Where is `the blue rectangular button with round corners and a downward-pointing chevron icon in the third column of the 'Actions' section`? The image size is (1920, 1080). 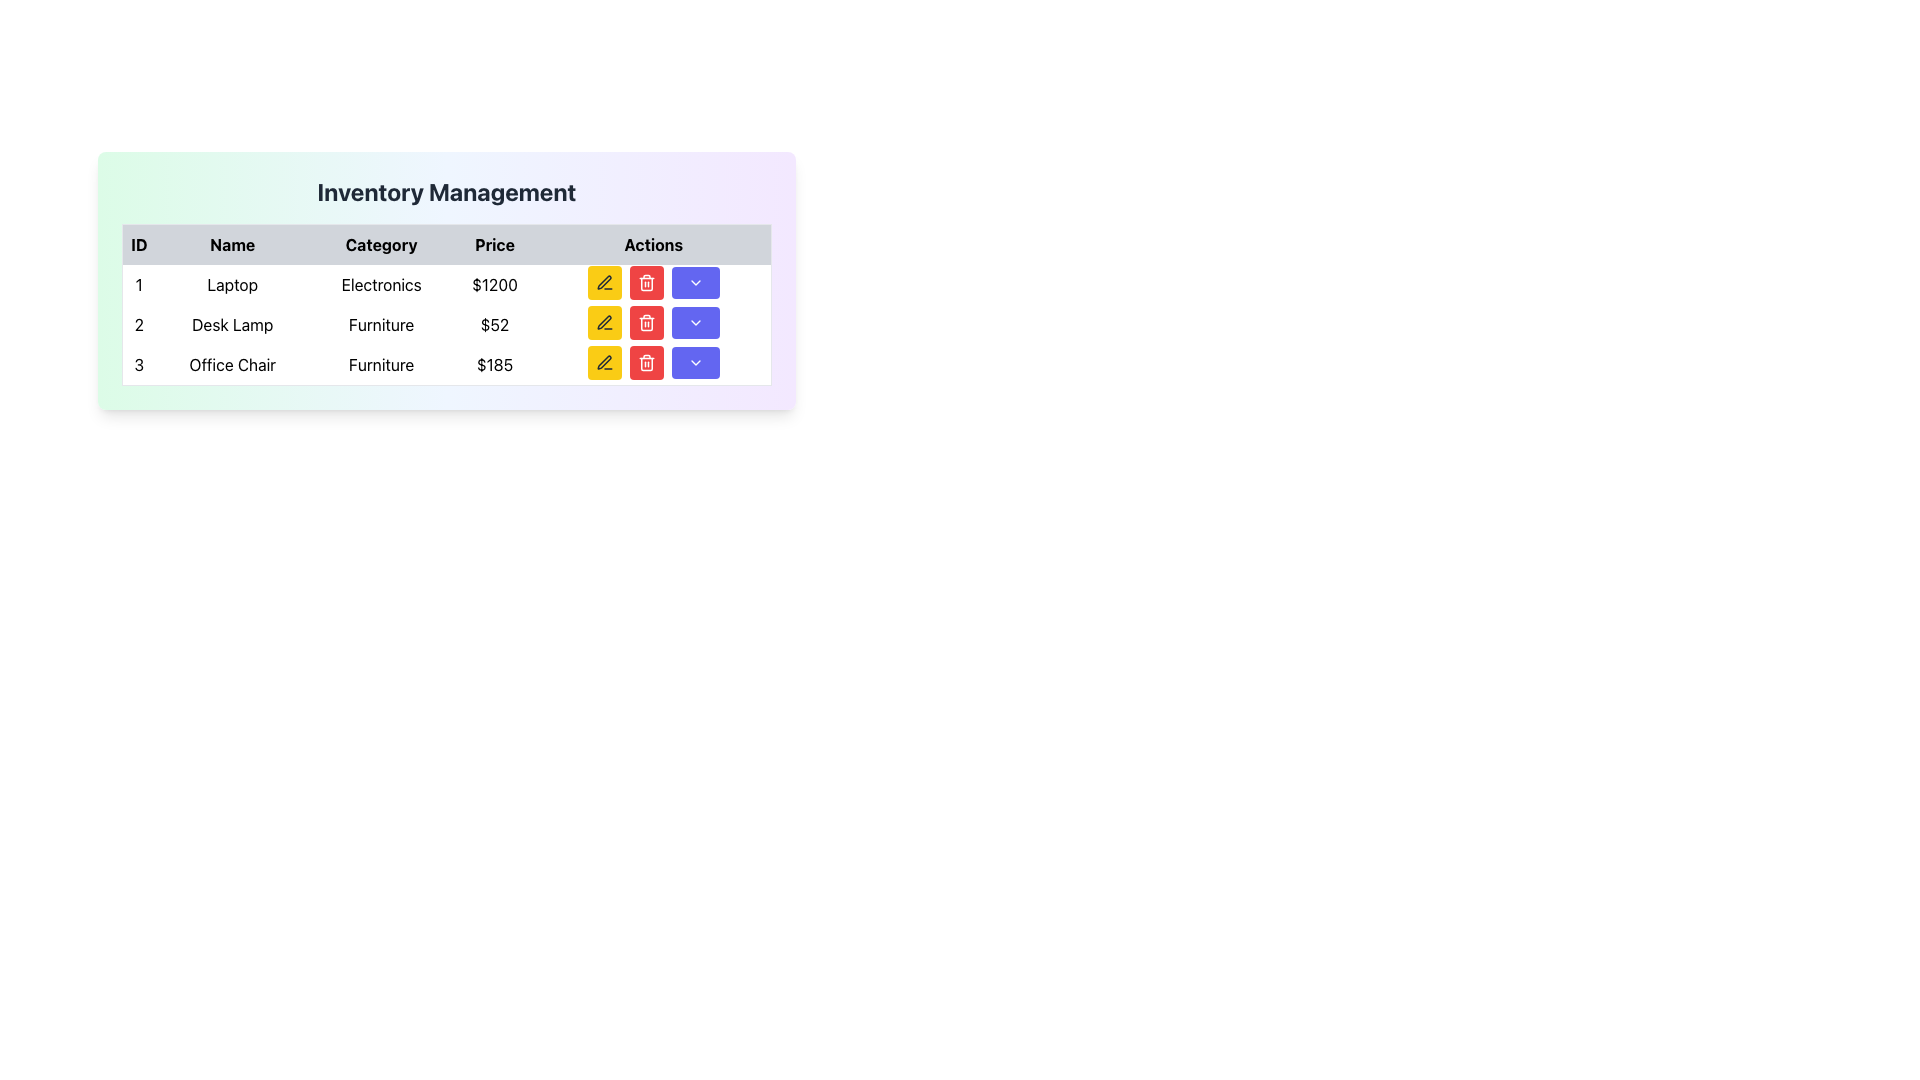
the blue rectangular button with round corners and a downward-pointing chevron icon in the third column of the 'Actions' section is located at coordinates (695, 322).